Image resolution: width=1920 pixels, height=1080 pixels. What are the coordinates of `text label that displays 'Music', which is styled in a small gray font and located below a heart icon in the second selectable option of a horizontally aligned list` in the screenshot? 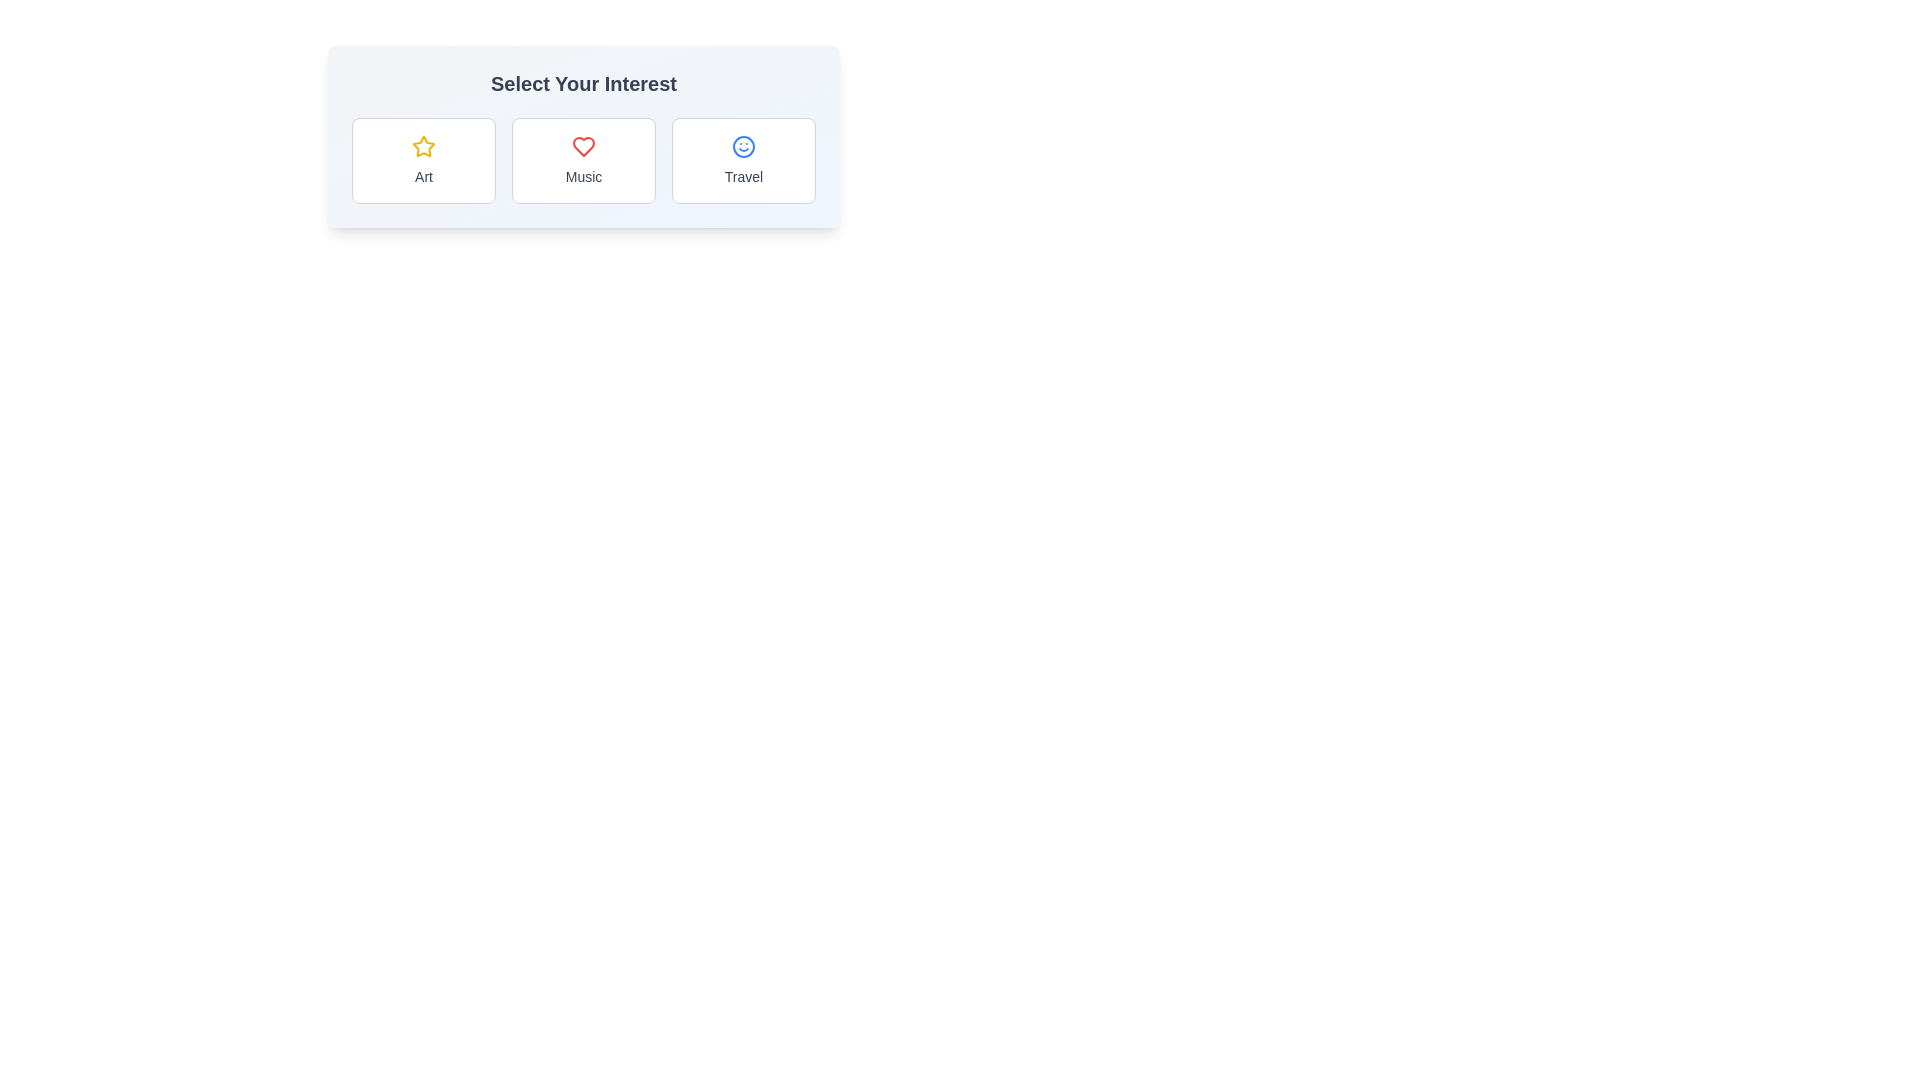 It's located at (583, 176).